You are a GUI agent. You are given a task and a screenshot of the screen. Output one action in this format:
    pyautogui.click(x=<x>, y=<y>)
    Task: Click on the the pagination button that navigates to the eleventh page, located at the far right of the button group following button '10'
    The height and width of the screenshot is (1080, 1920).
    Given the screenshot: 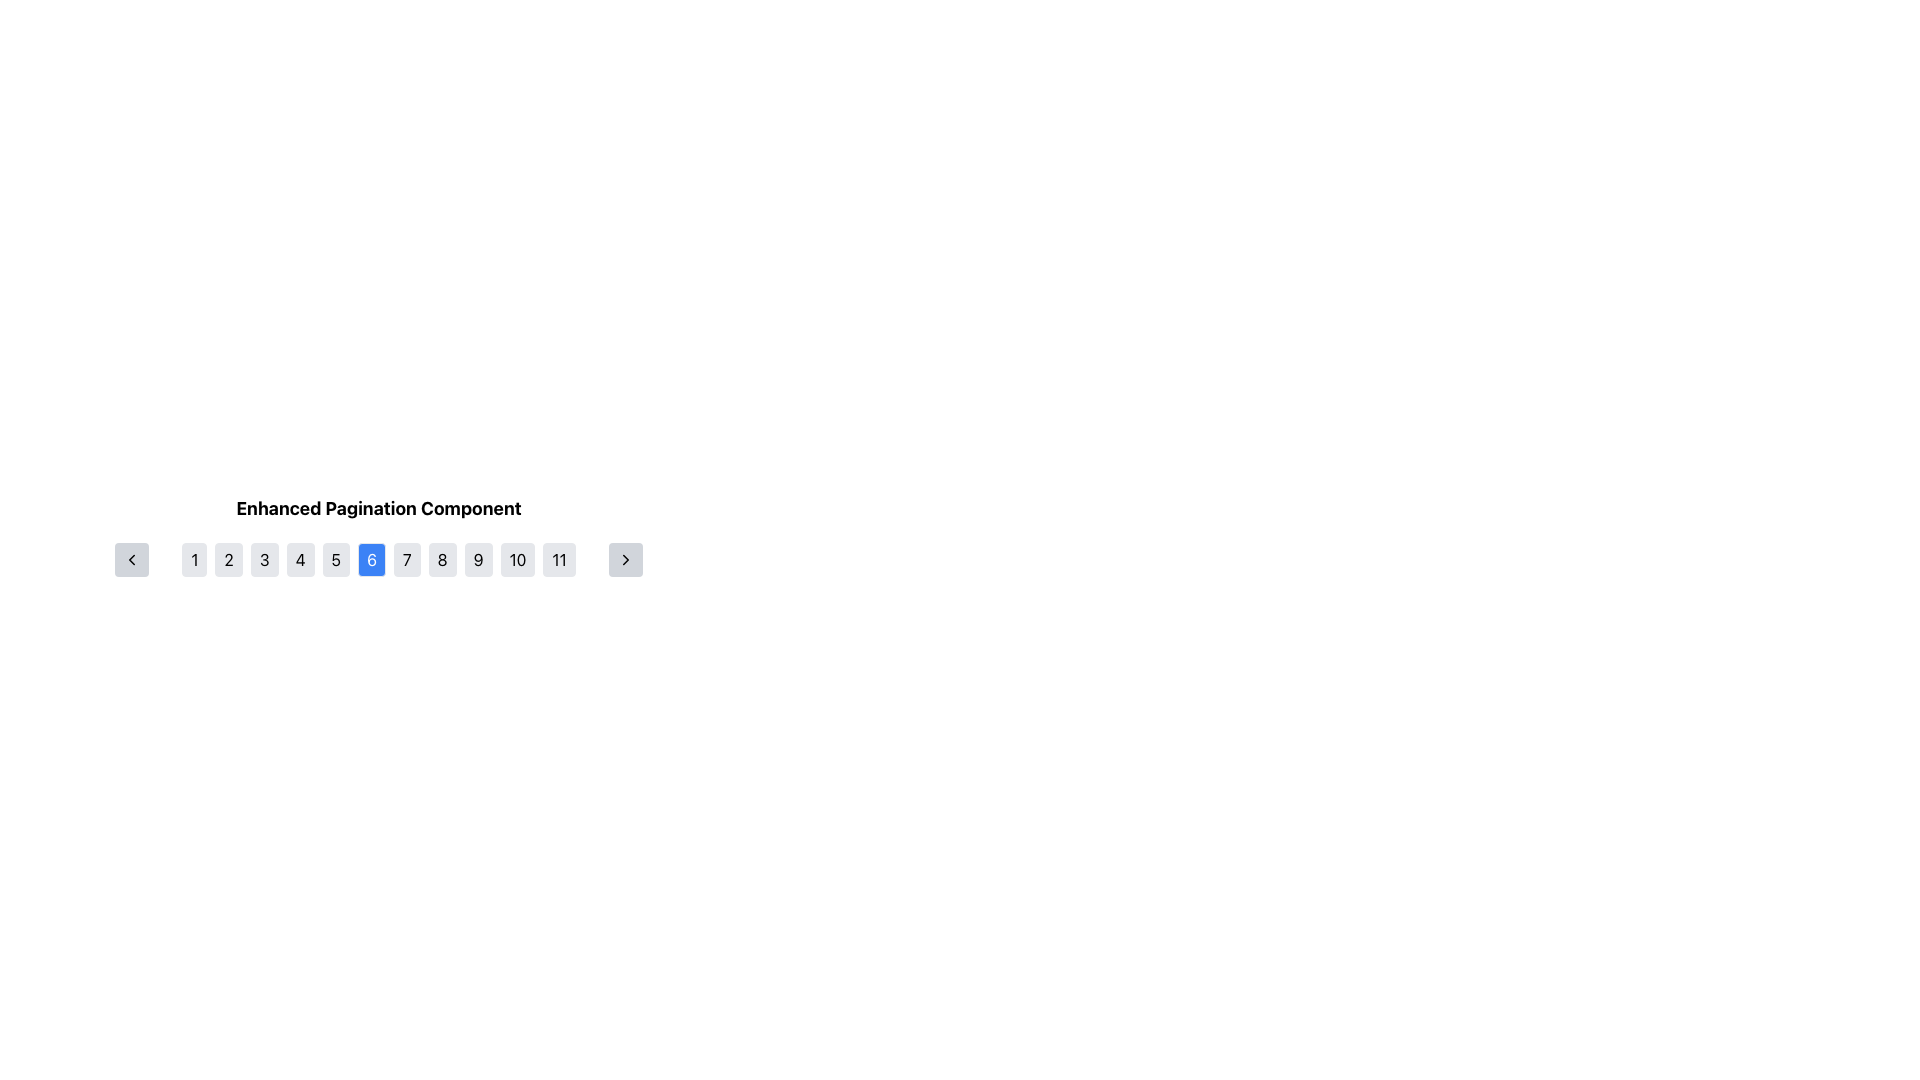 What is the action you would take?
    pyautogui.click(x=559, y=559)
    